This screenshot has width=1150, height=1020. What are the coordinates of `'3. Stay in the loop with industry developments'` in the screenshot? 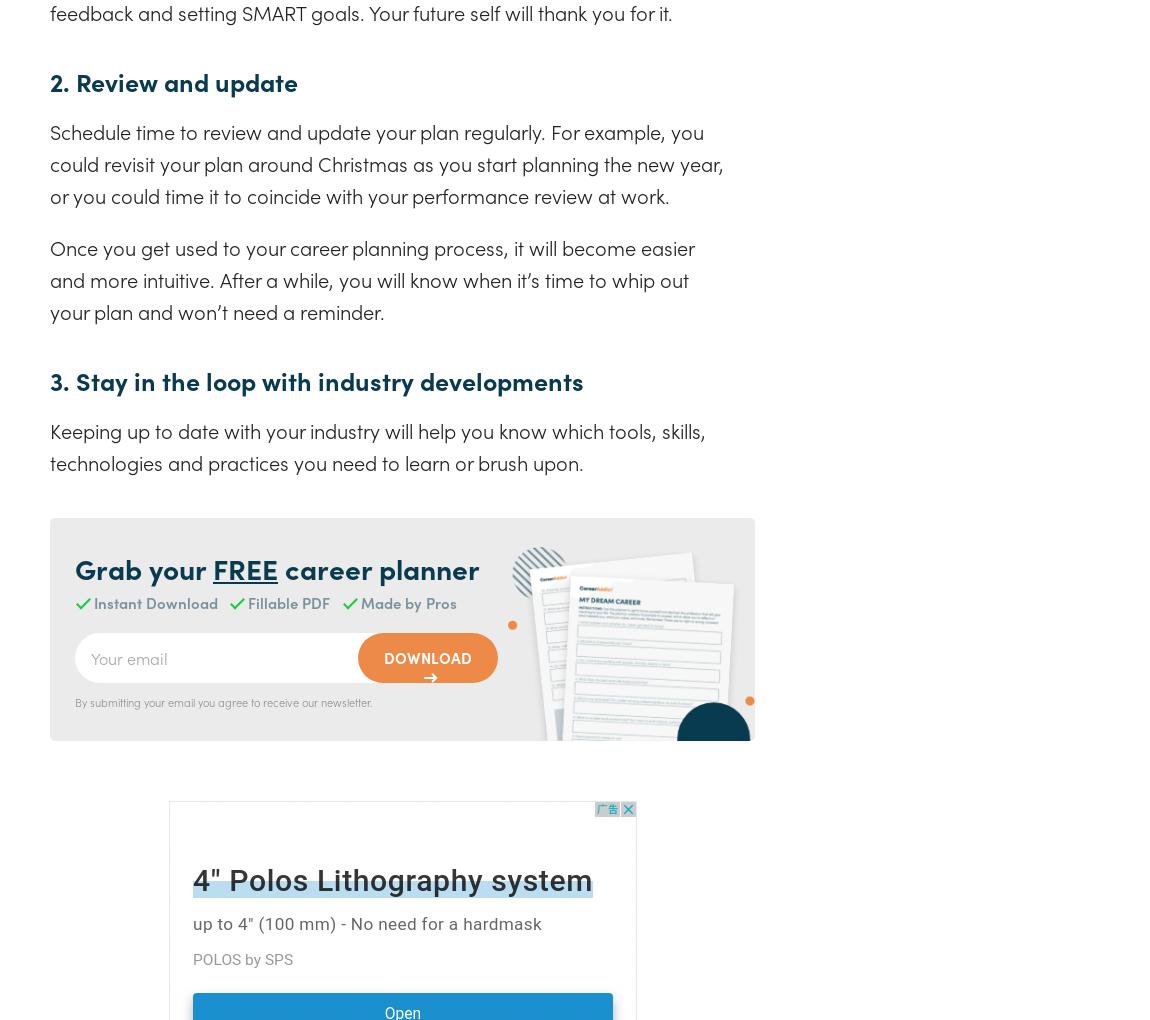 It's located at (49, 378).